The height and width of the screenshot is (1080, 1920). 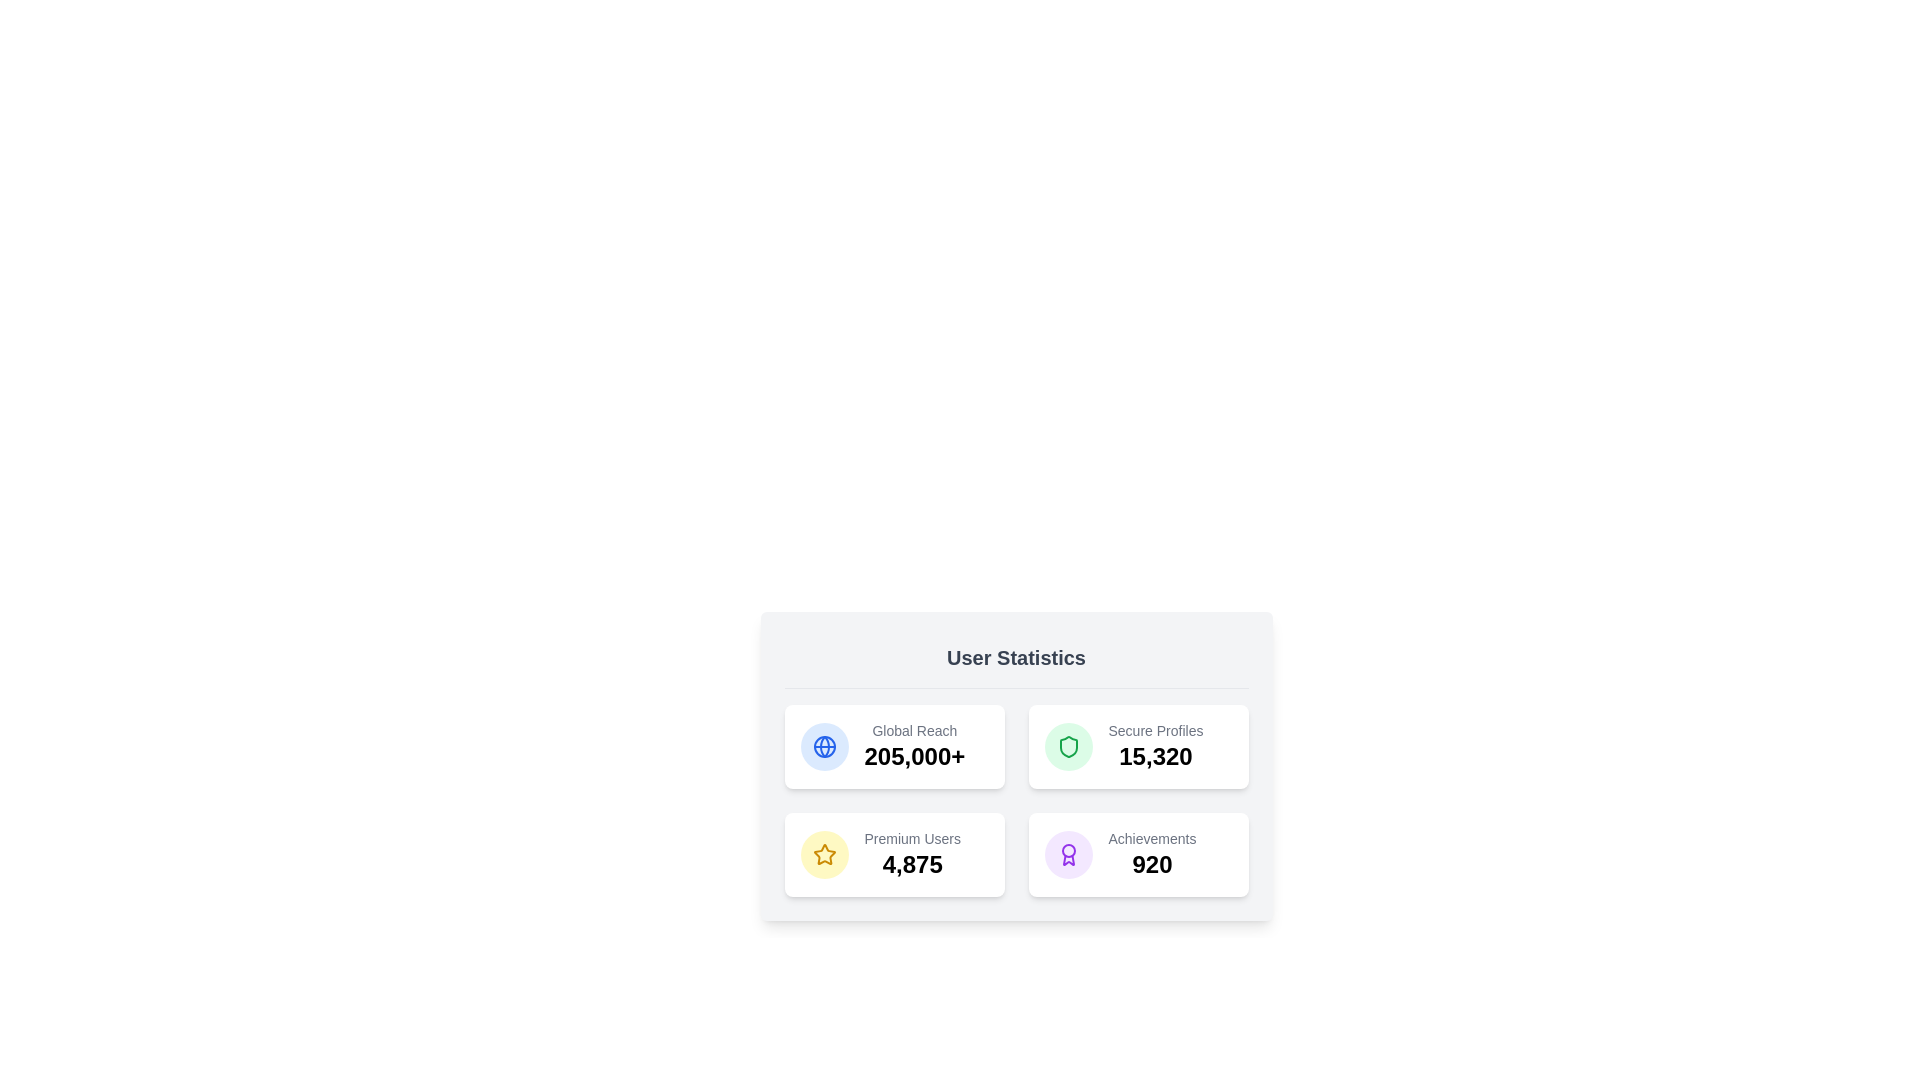 What do you see at coordinates (1016, 765) in the screenshot?
I see `displayed statistics from the informational panel titled 'User Statistics' that contains a grid of four white rounded cards with icons and statistics` at bounding box center [1016, 765].